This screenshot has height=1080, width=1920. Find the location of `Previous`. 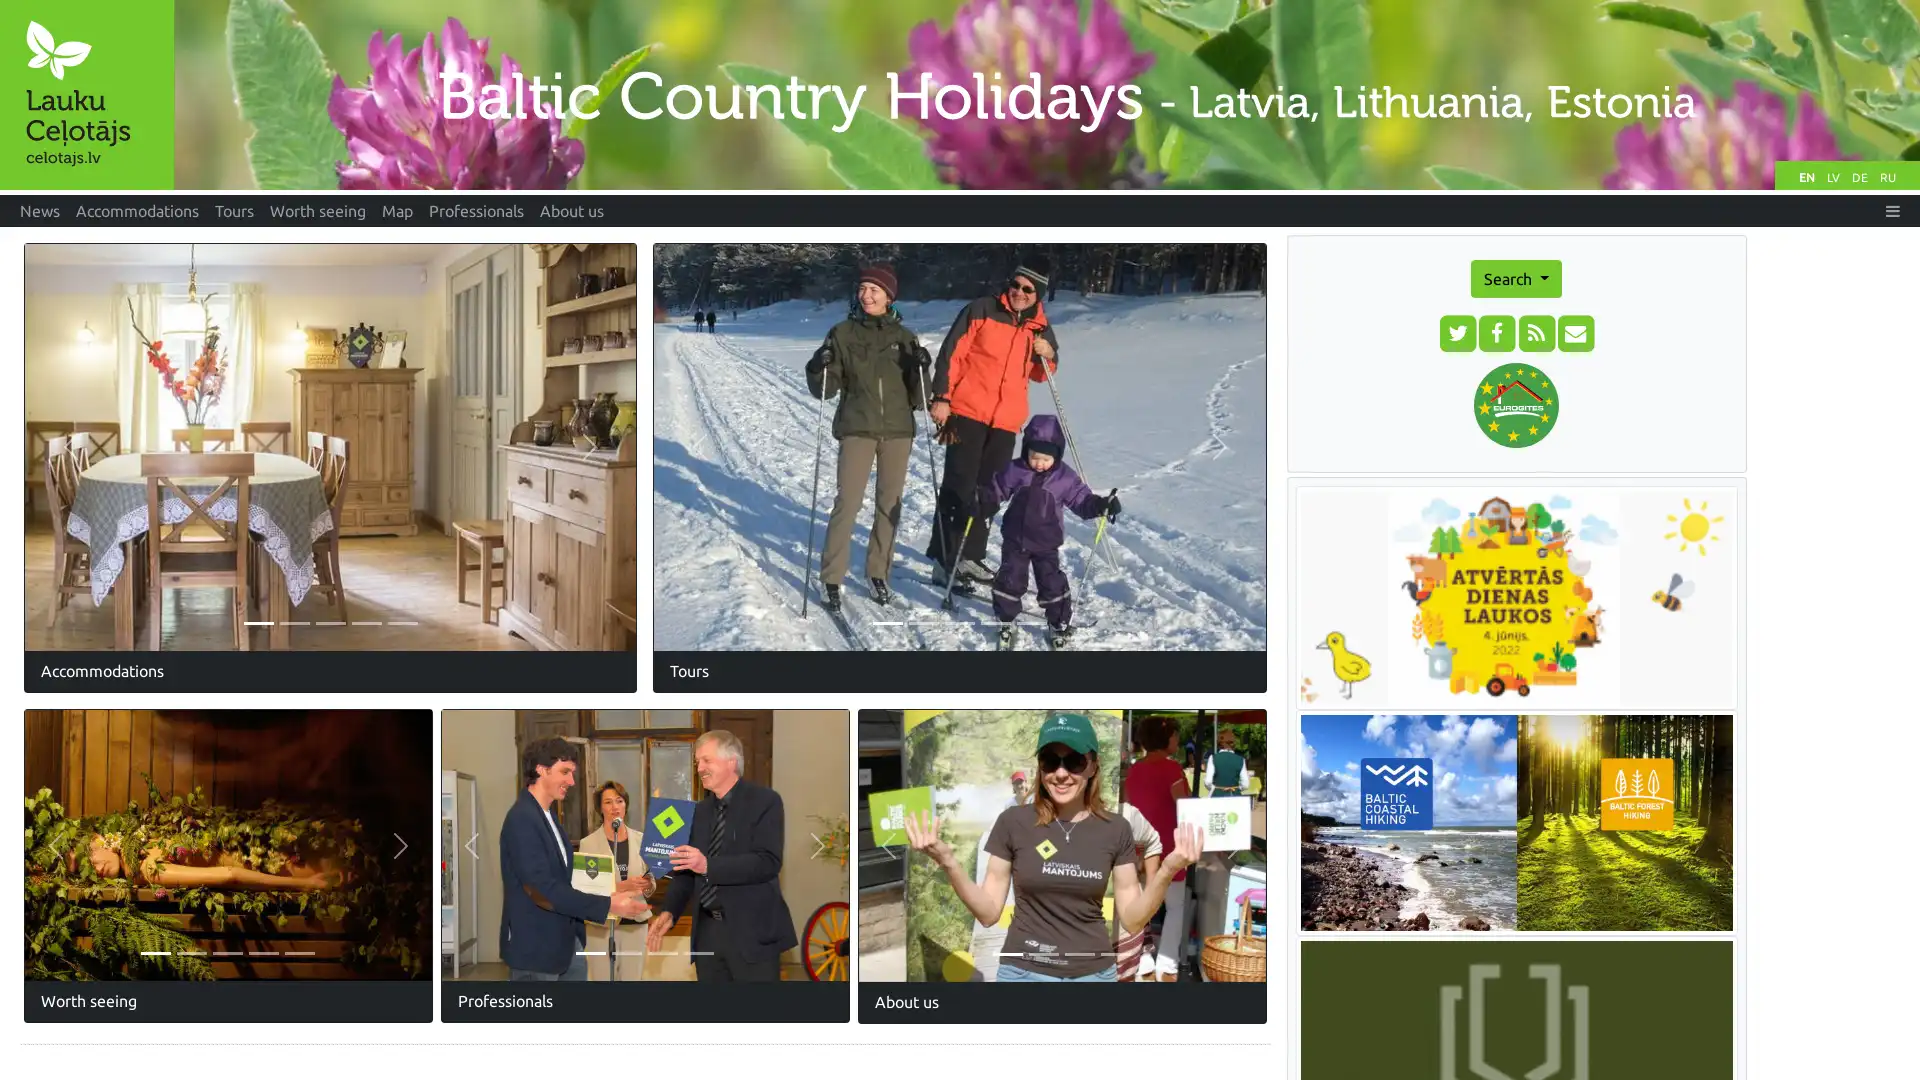

Previous is located at coordinates (887, 845).